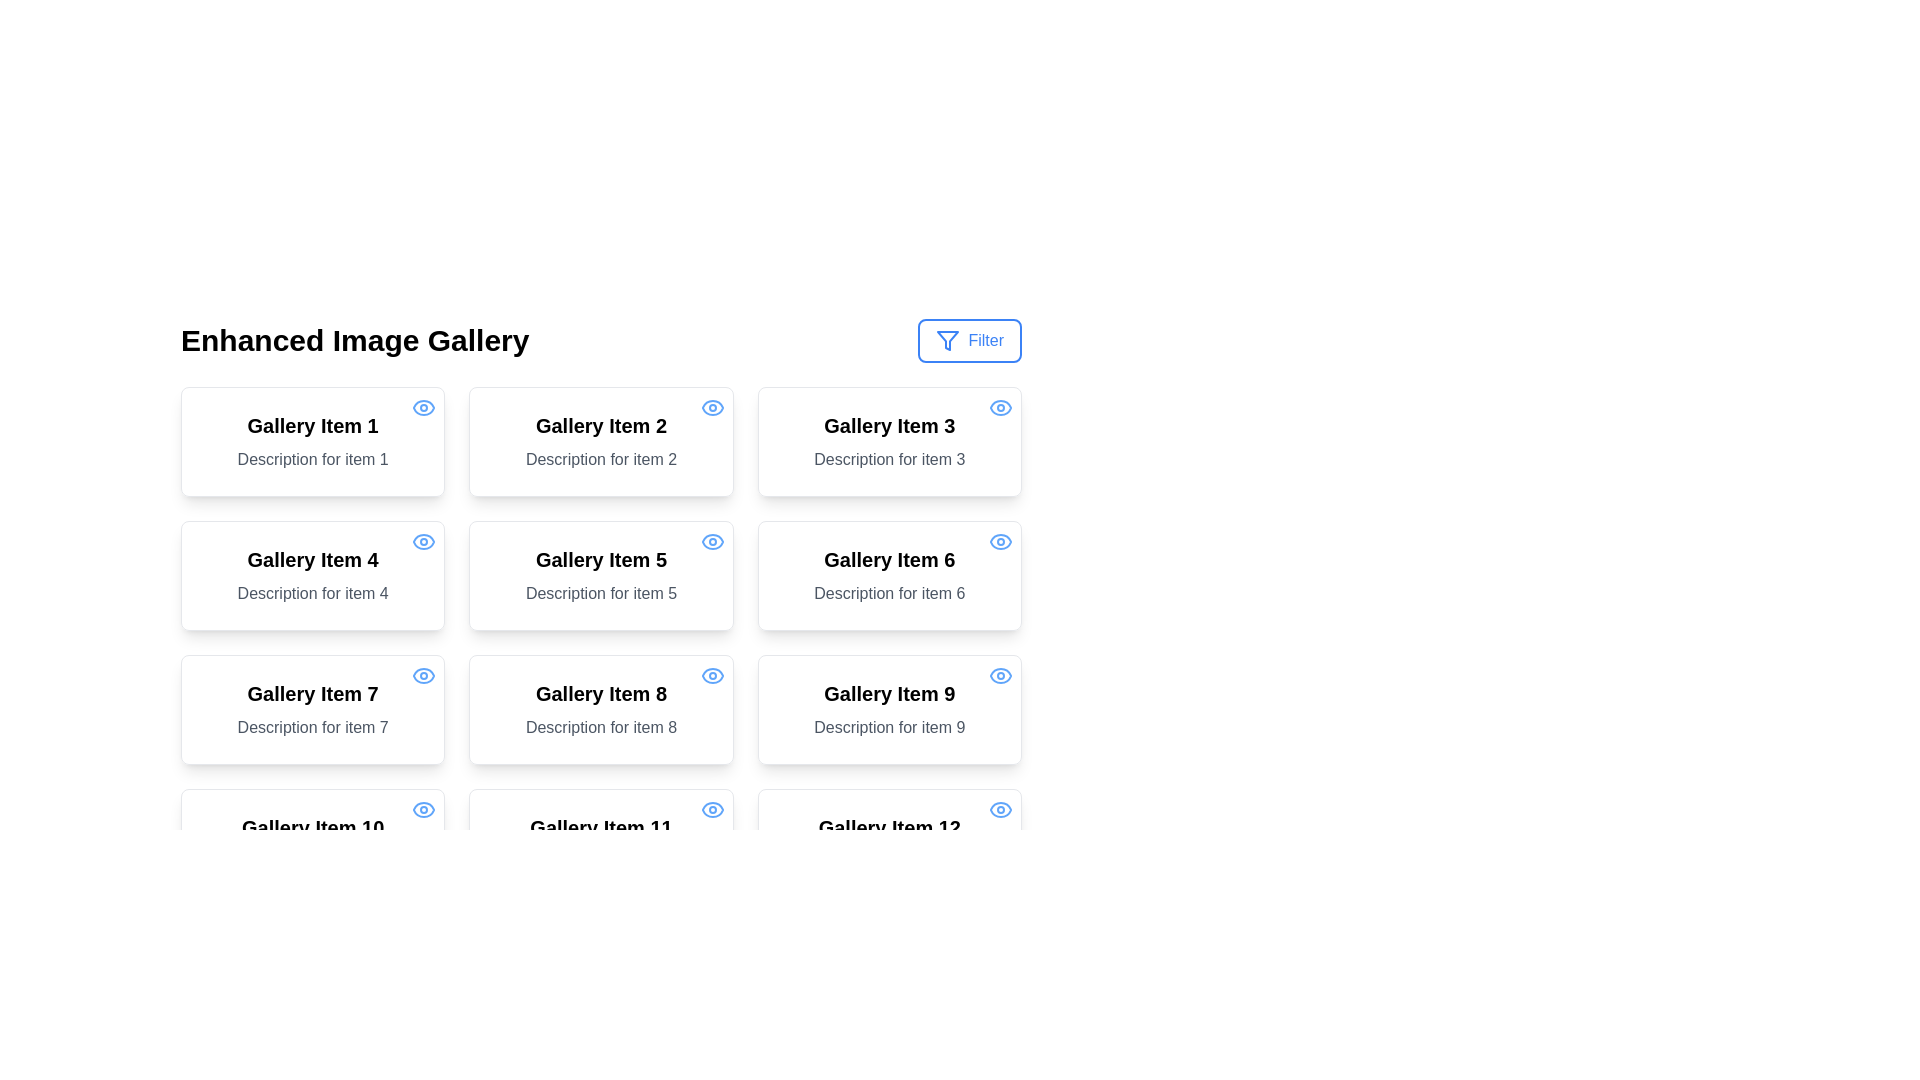  What do you see at coordinates (1001, 542) in the screenshot?
I see `the visibility icon located in the top-right corner of the card labeled 'Gallery Item 6' to interact with its functionality` at bounding box center [1001, 542].